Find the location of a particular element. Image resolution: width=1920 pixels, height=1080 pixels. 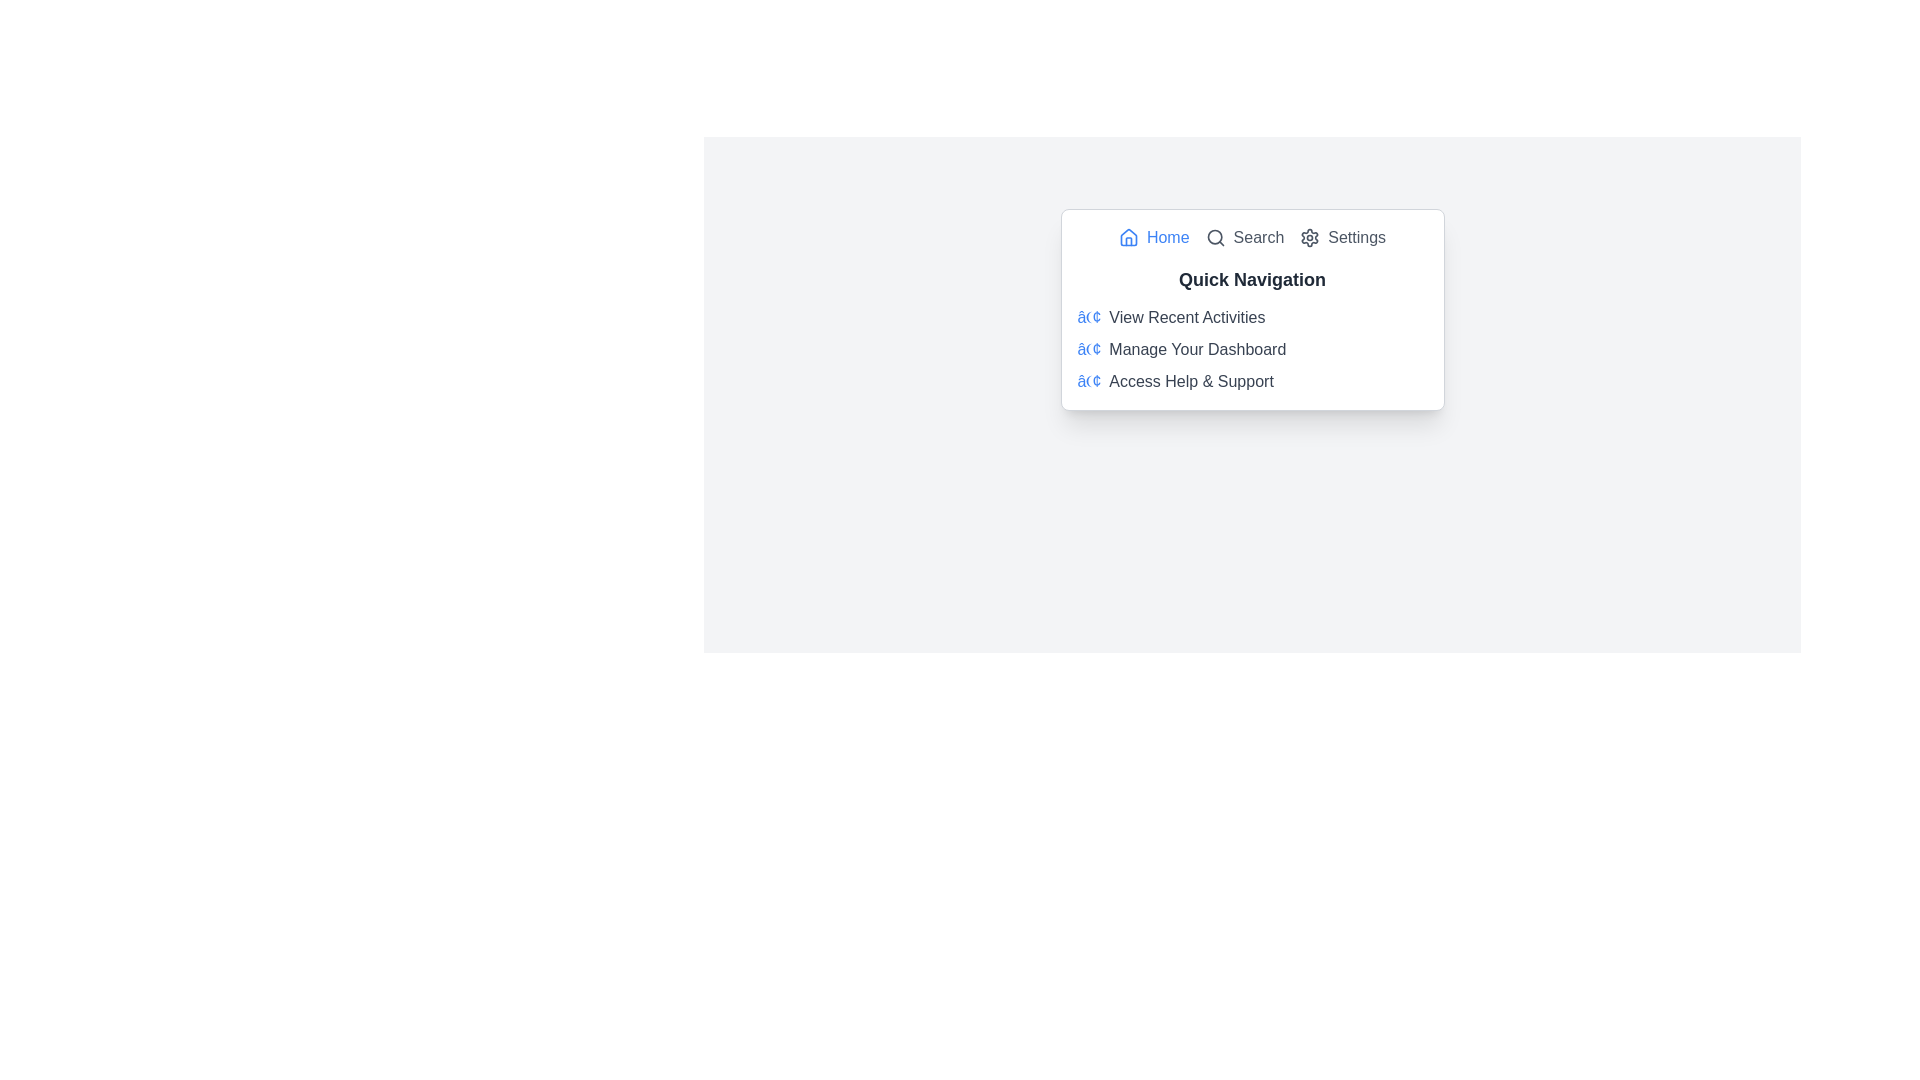

the small house icon, which is a line drawing styled with blue strokes, located to the left of the word 'Home' in the navigation bar is located at coordinates (1128, 237).